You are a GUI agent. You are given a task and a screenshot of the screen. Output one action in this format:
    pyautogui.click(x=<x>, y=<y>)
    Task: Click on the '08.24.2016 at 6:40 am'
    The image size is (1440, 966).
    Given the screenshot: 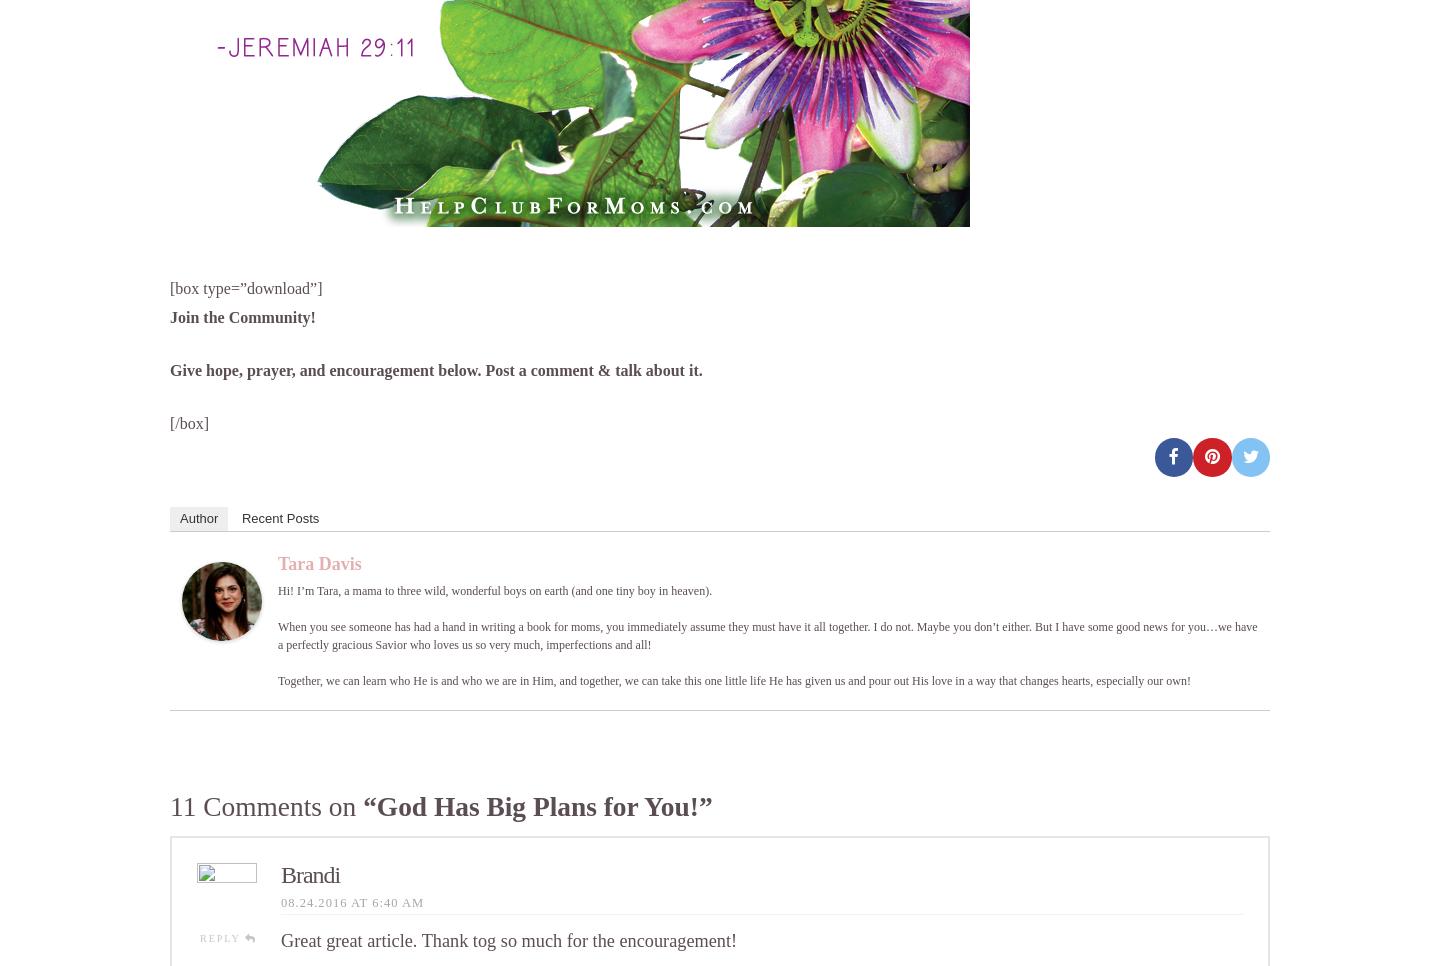 What is the action you would take?
    pyautogui.click(x=352, y=900)
    